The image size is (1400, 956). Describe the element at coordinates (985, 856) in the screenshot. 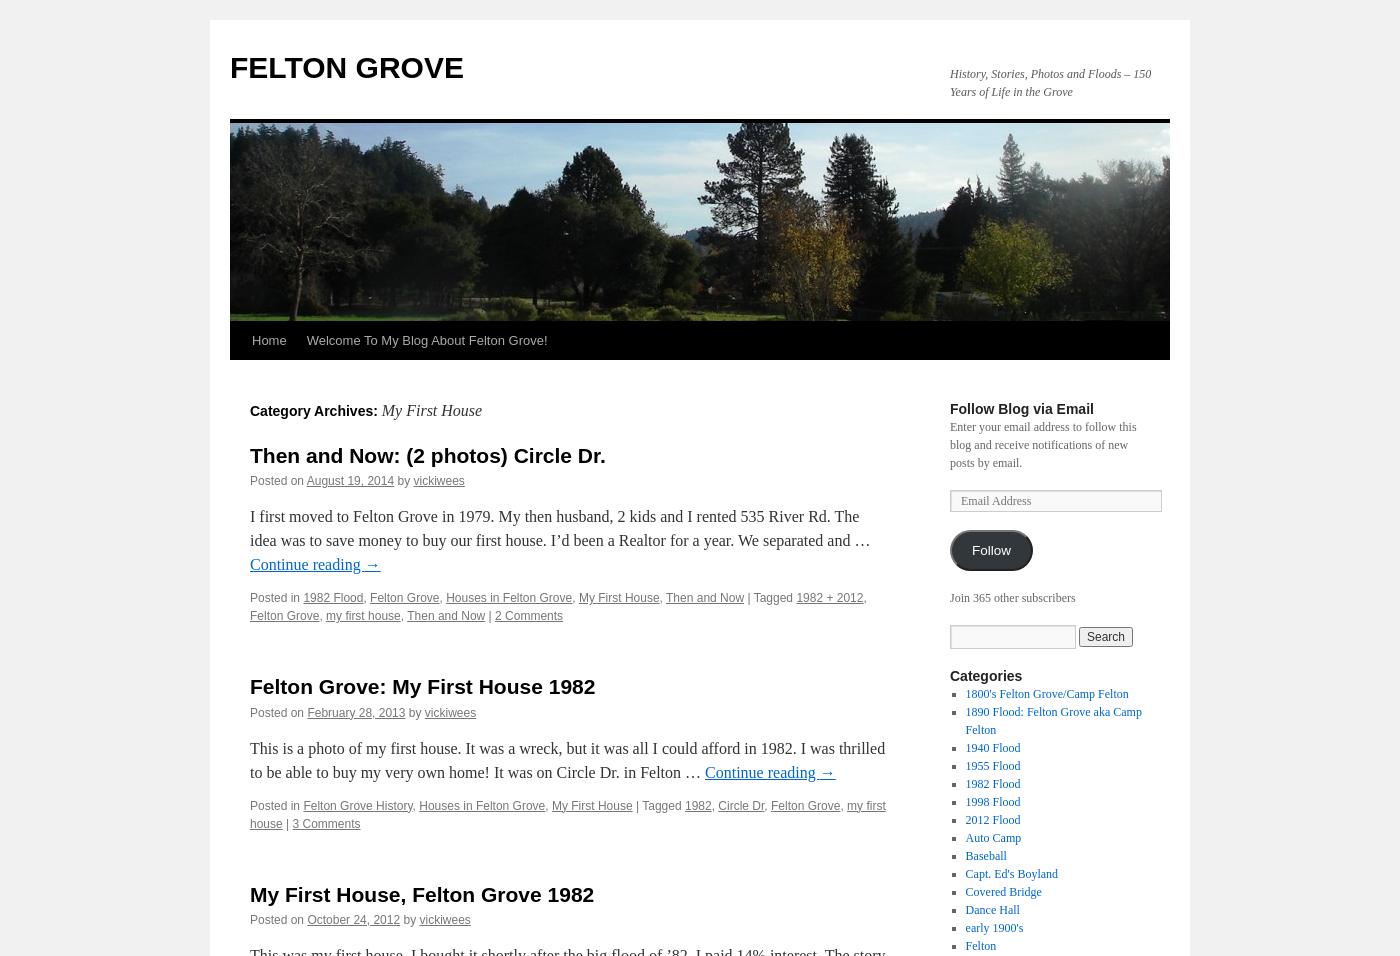

I see `'Baseball'` at that location.